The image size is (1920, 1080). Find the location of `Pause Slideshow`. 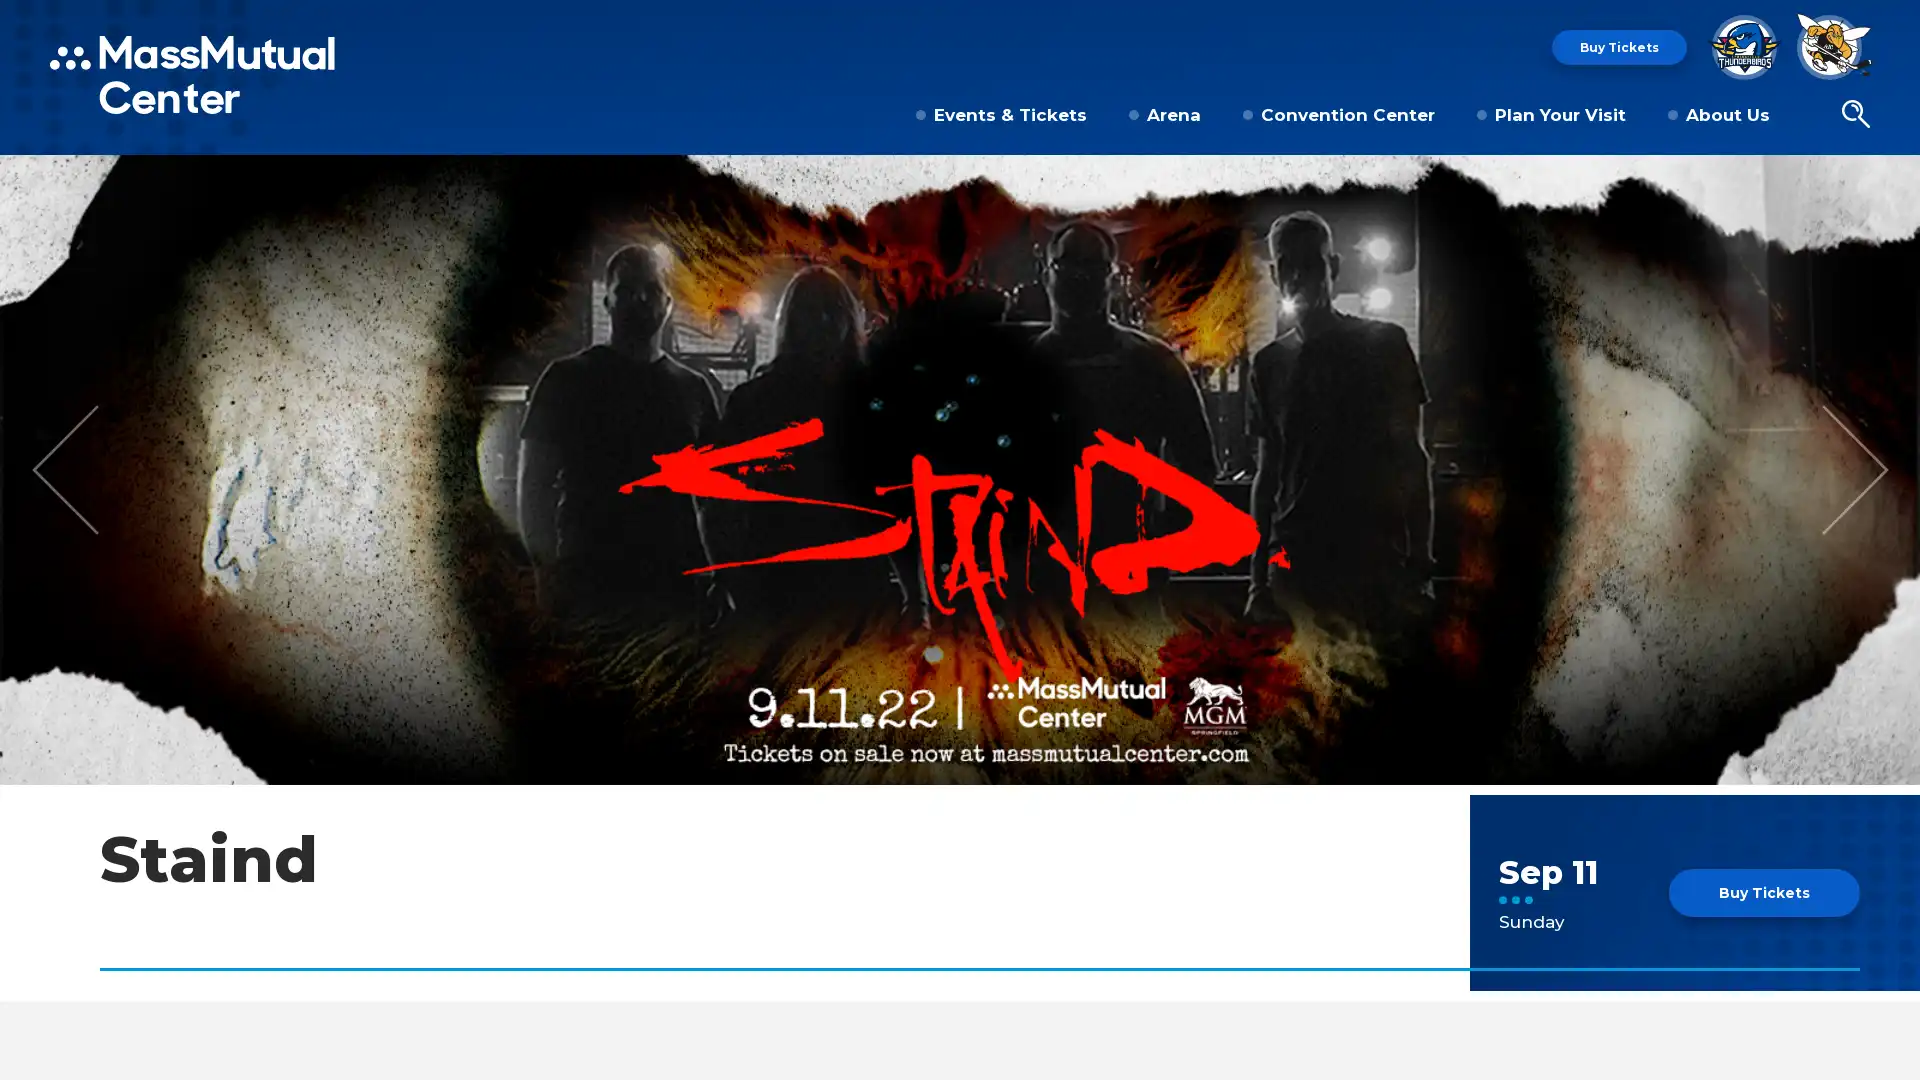

Pause Slideshow is located at coordinates (1893, 182).